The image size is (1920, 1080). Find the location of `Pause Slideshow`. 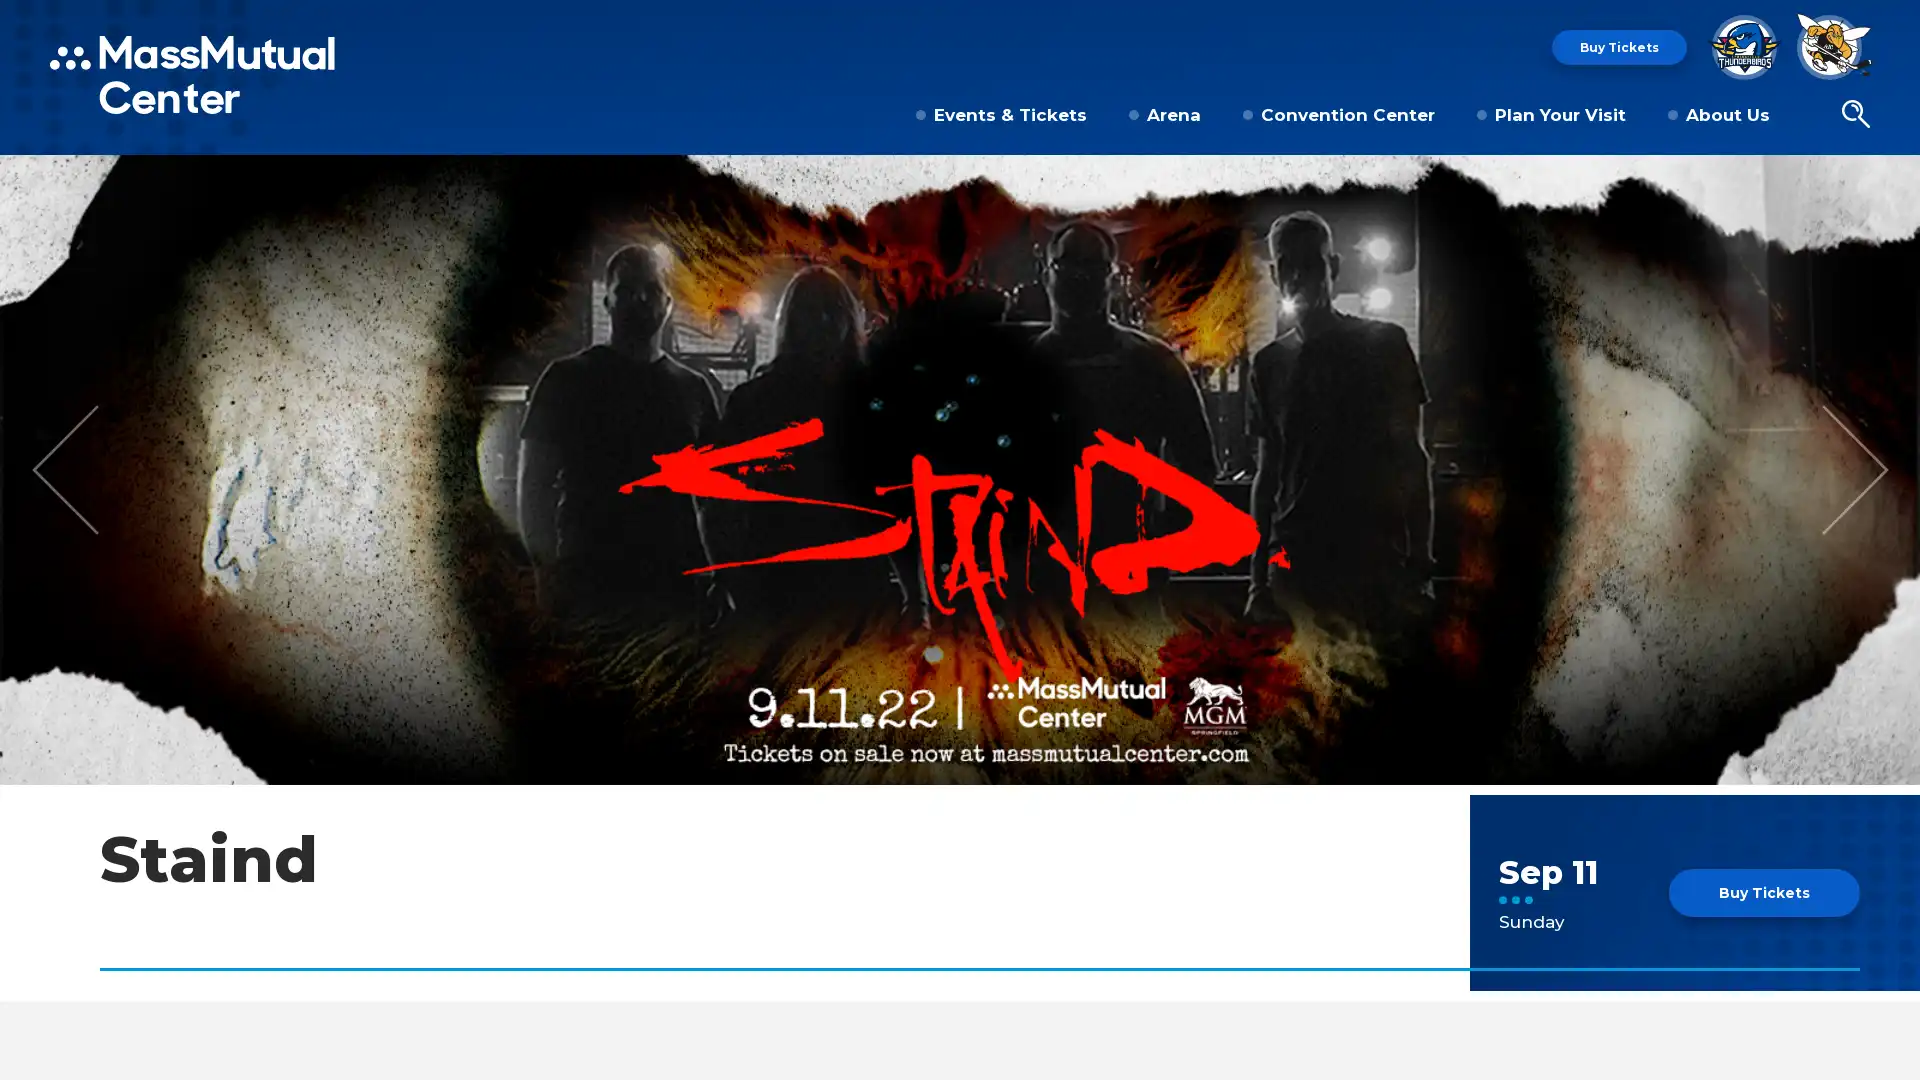

Pause Slideshow is located at coordinates (1893, 182).